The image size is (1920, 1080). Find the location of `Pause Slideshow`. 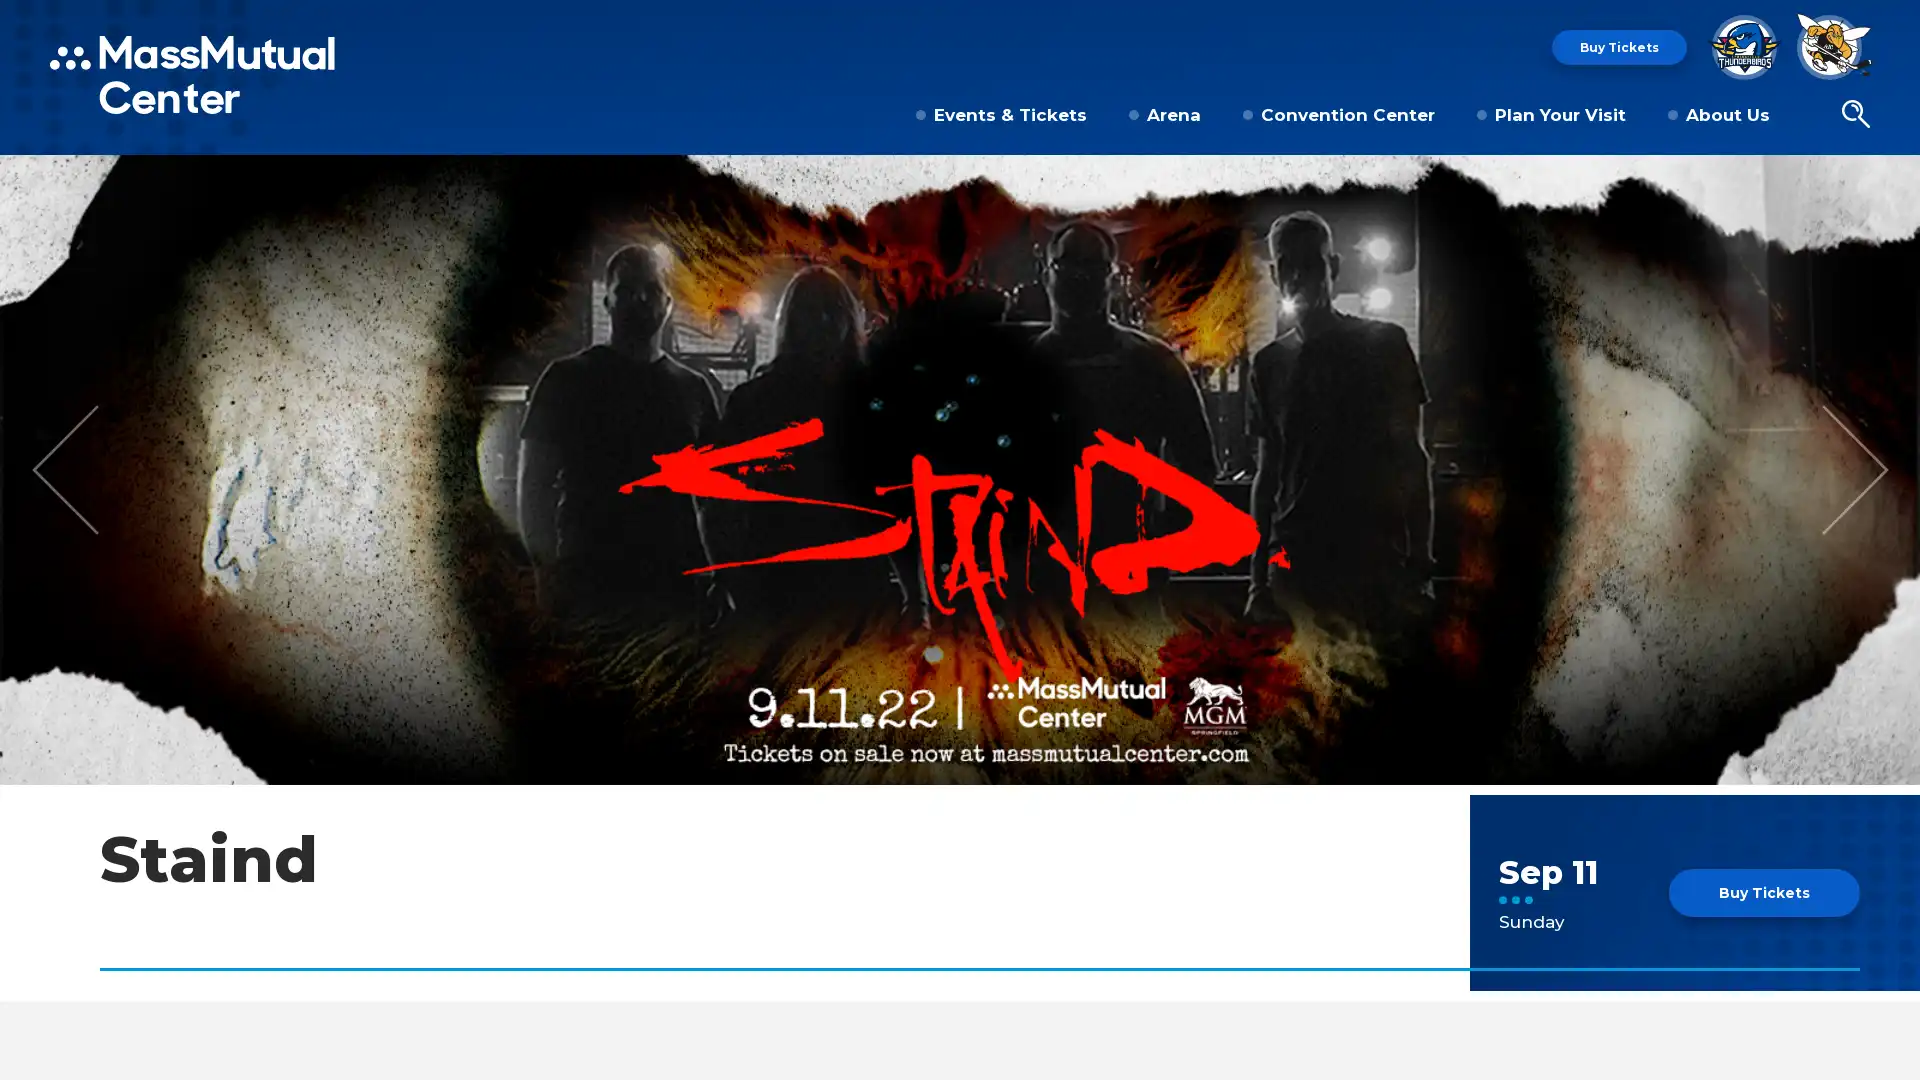

Pause Slideshow is located at coordinates (1893, 182).